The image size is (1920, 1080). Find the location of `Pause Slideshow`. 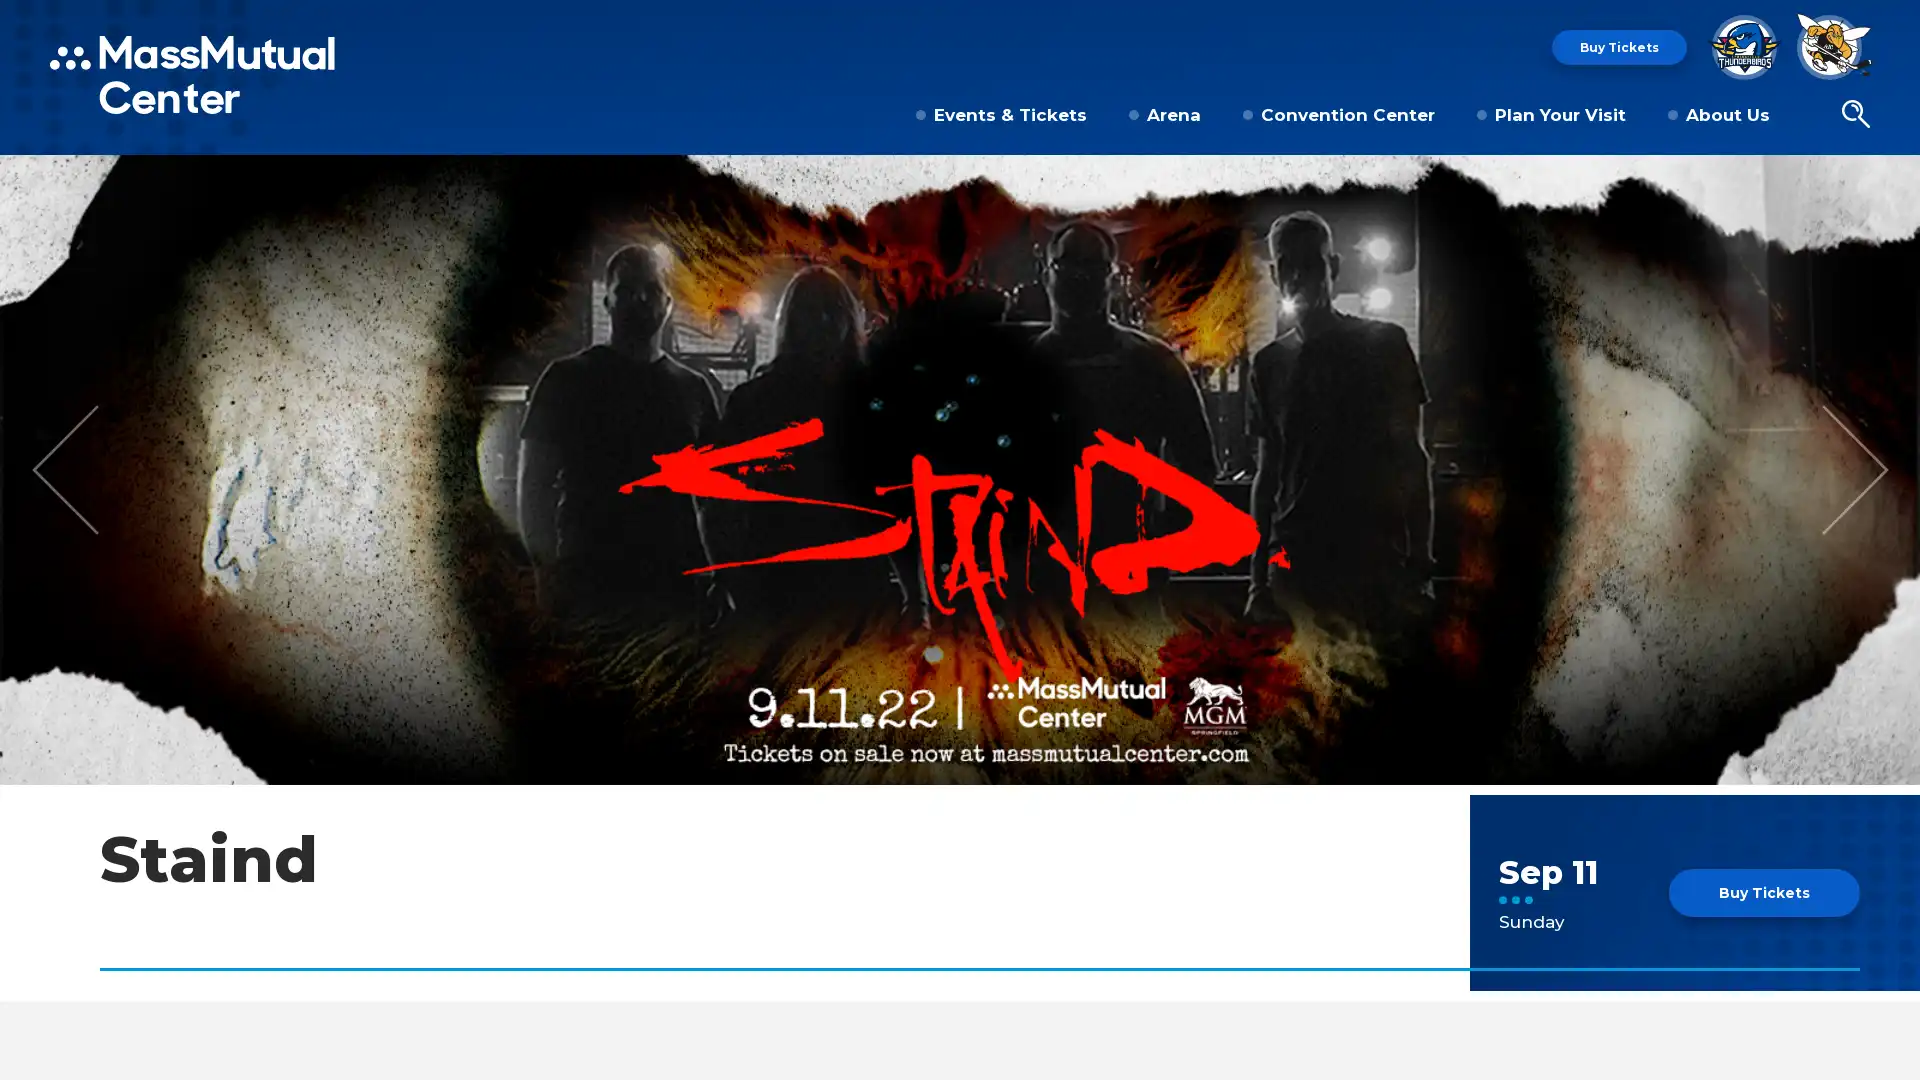

Pause Slideshow is located at coordinates (1893, 182).